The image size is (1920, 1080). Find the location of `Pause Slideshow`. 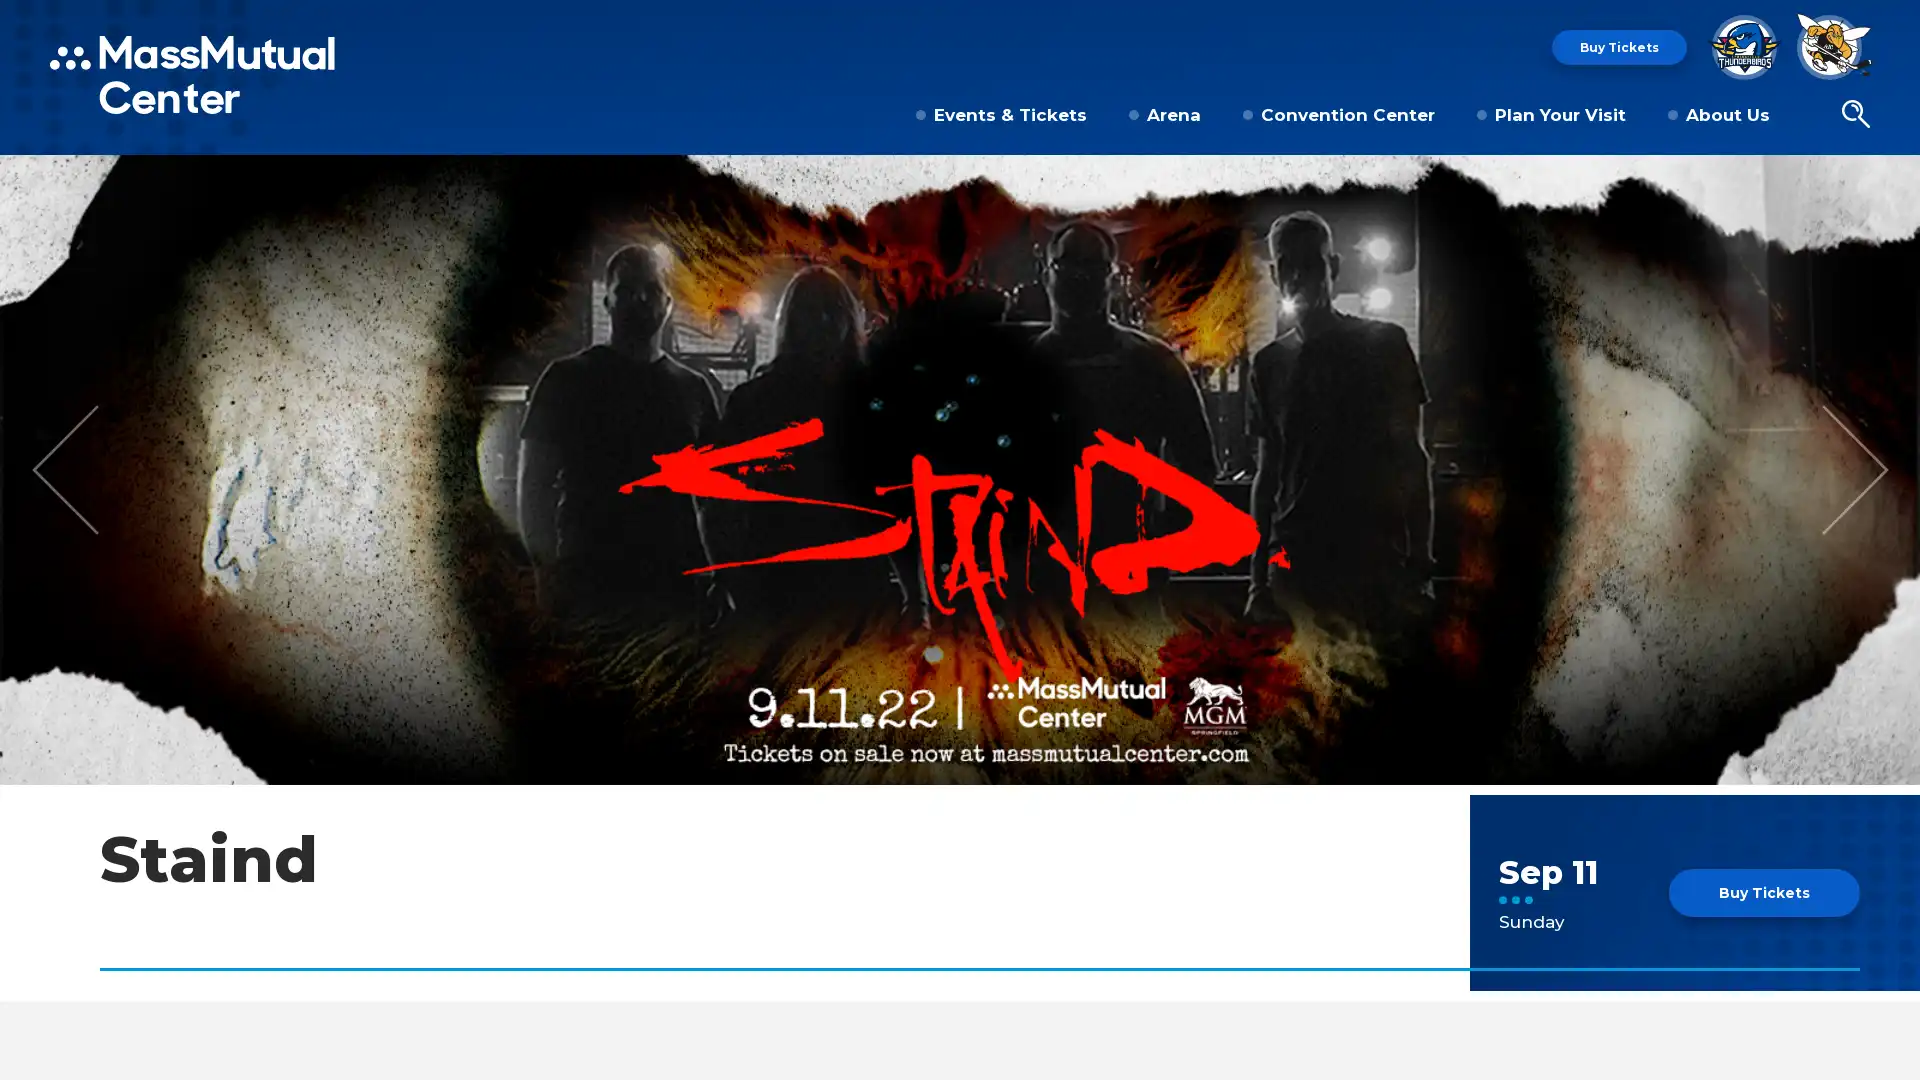

Pause Slideshow is located at coordinates (1893, 182).